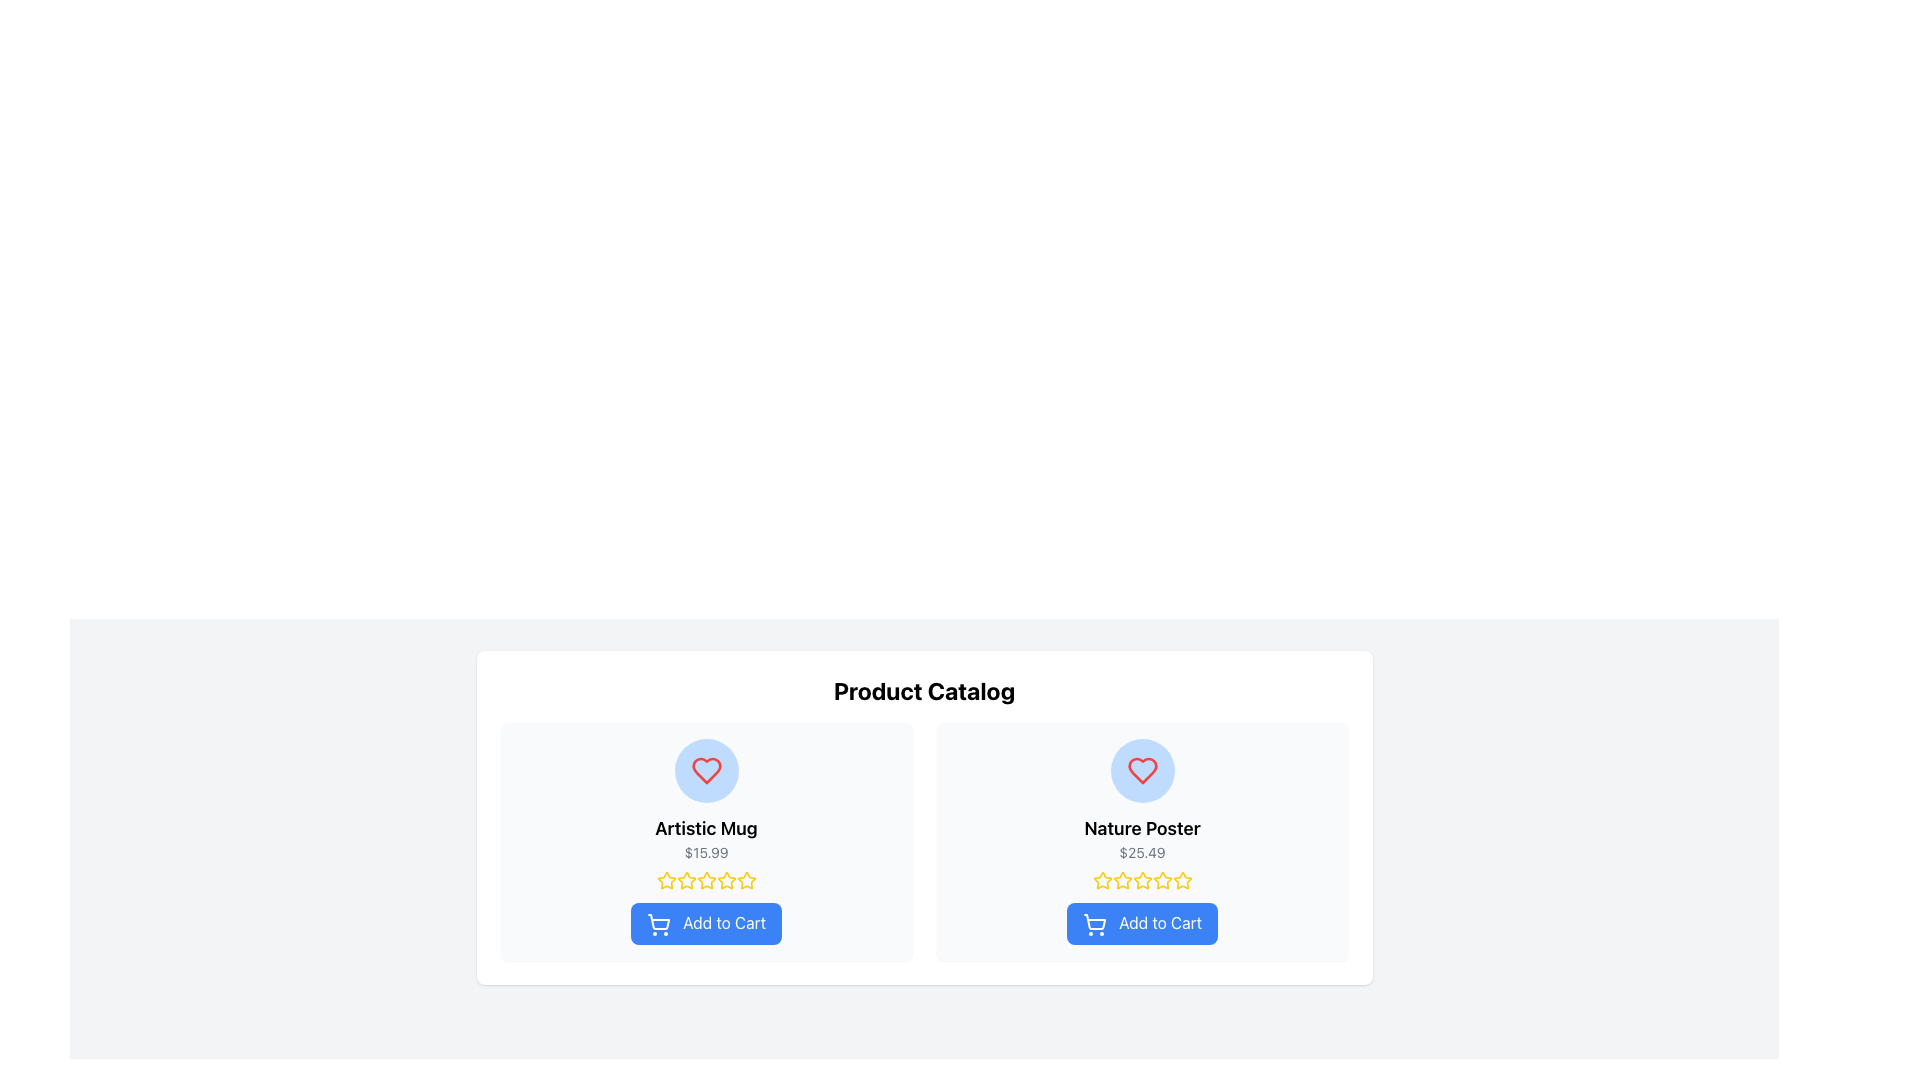 This screenshot has height=1080, width=1920. Describe the element at coordinates (1142, 879) in the screenshot. I see `the fourth star icon in the rating system for the 'Nature Poster' product, located in the second column of the product listing grid` at that location.